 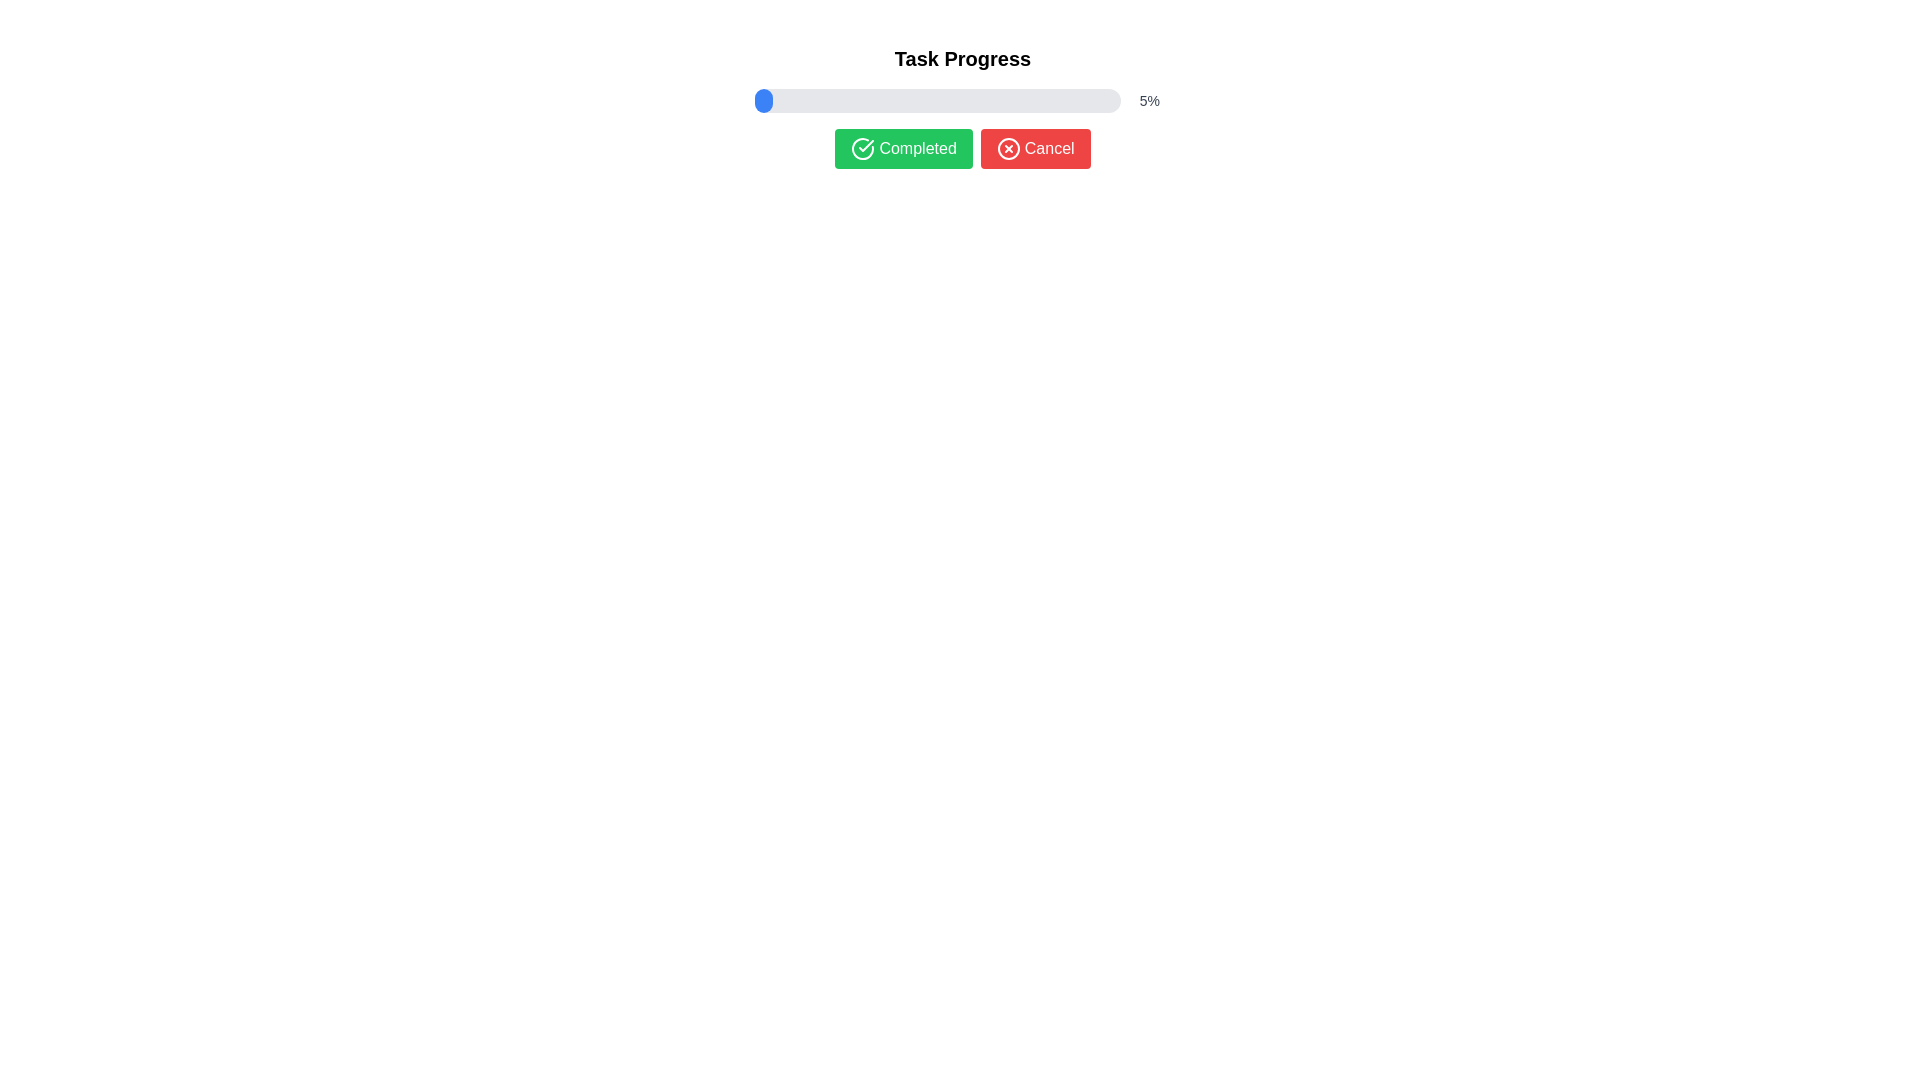 I want to click on the cancellation button, which is the second button in a horizontal group and follows the green 'Completed' button, so click(x=1035, y=148).